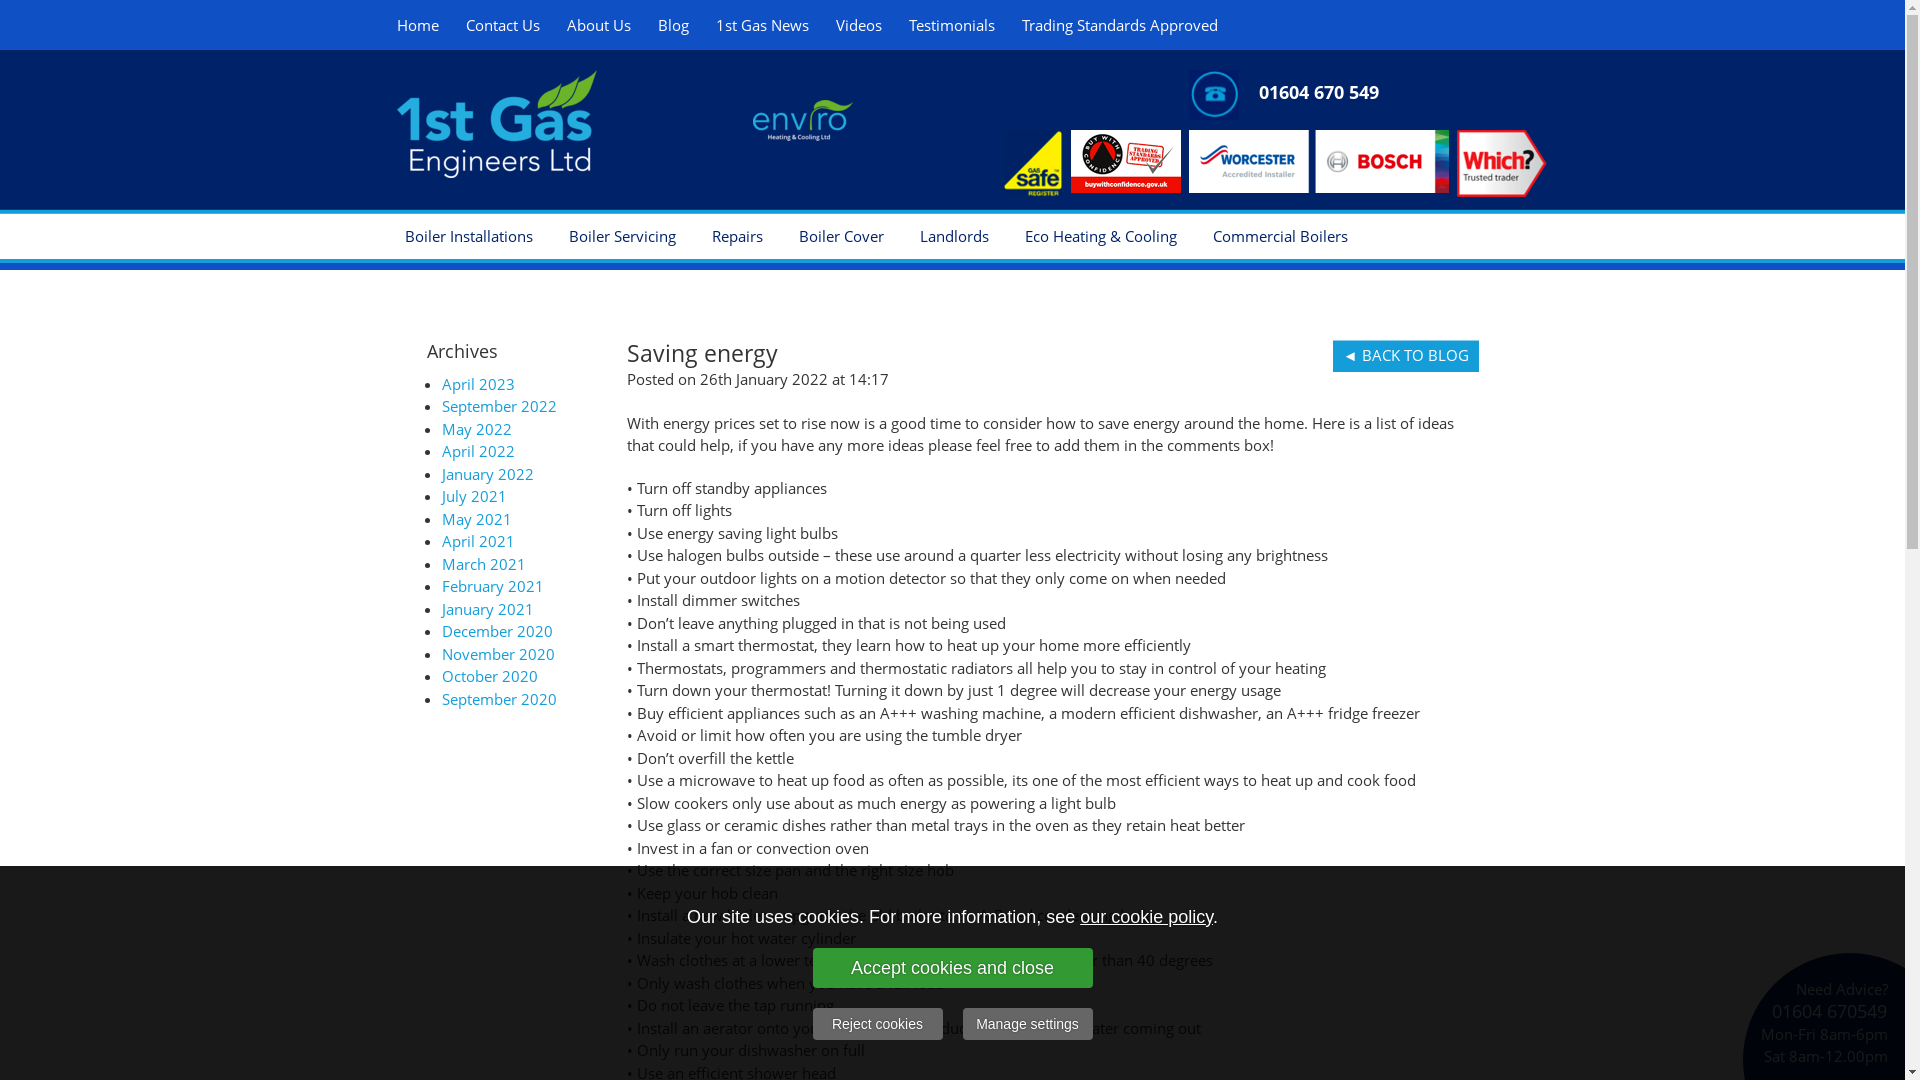 This screenshot has width=1920, height=1080. I want to click on 'October 2020', so click(489, 675).